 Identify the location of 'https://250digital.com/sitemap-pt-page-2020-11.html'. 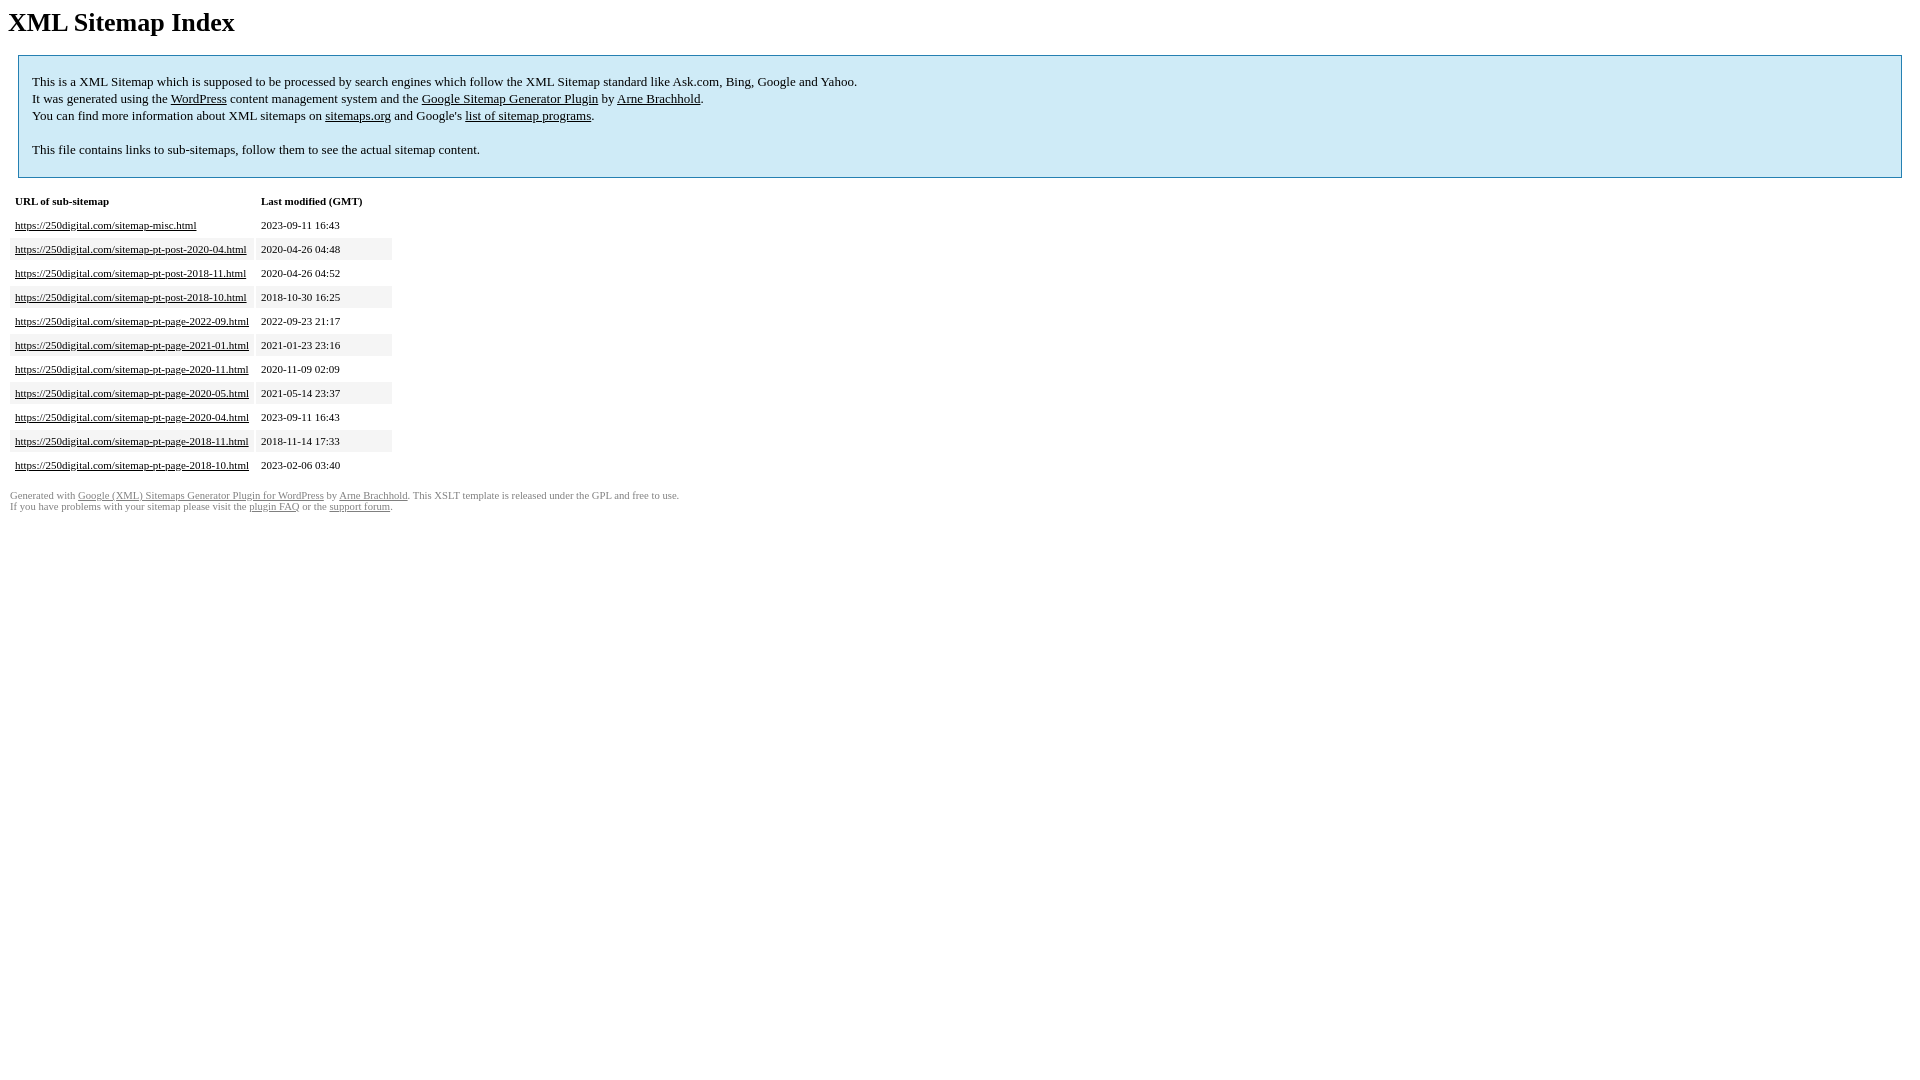
(14, 369).